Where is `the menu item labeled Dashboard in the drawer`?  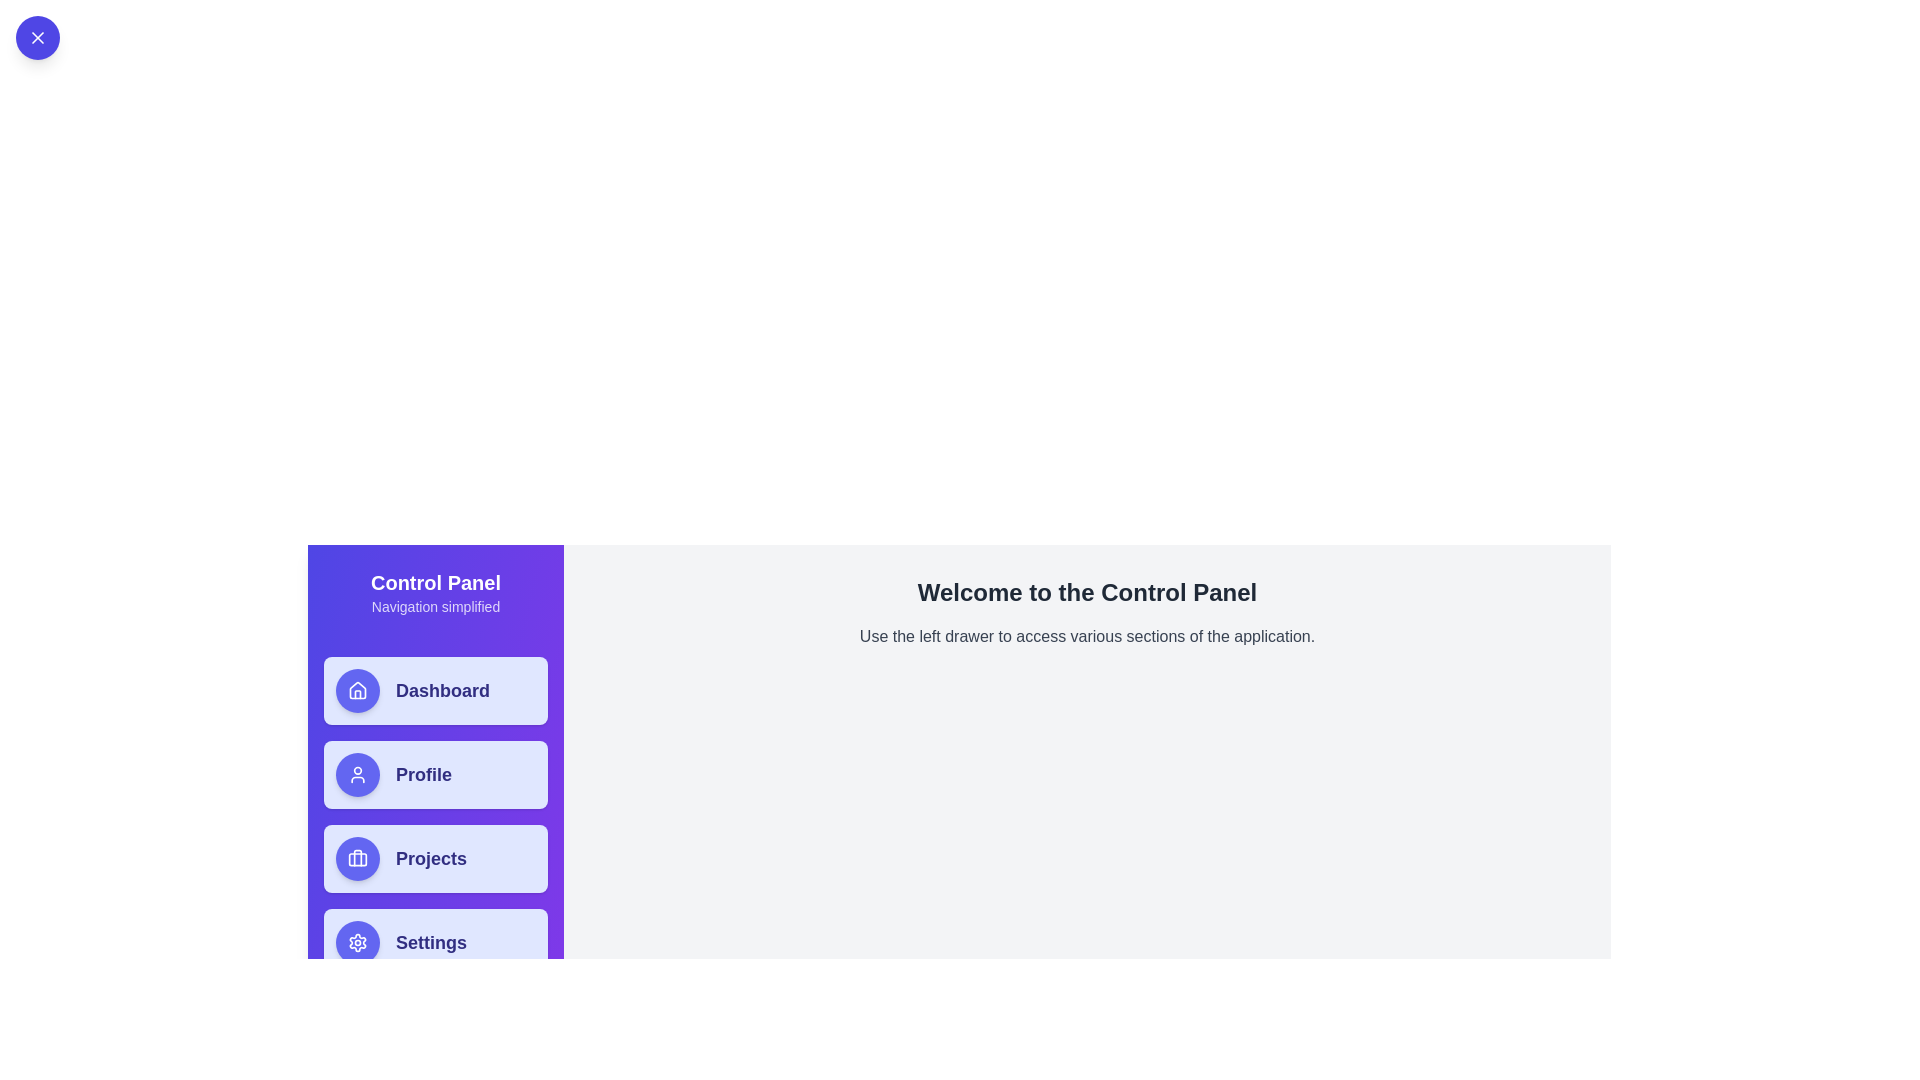
the menu item labeled Dashboard in the drawer is located at coordinates (435, 689).